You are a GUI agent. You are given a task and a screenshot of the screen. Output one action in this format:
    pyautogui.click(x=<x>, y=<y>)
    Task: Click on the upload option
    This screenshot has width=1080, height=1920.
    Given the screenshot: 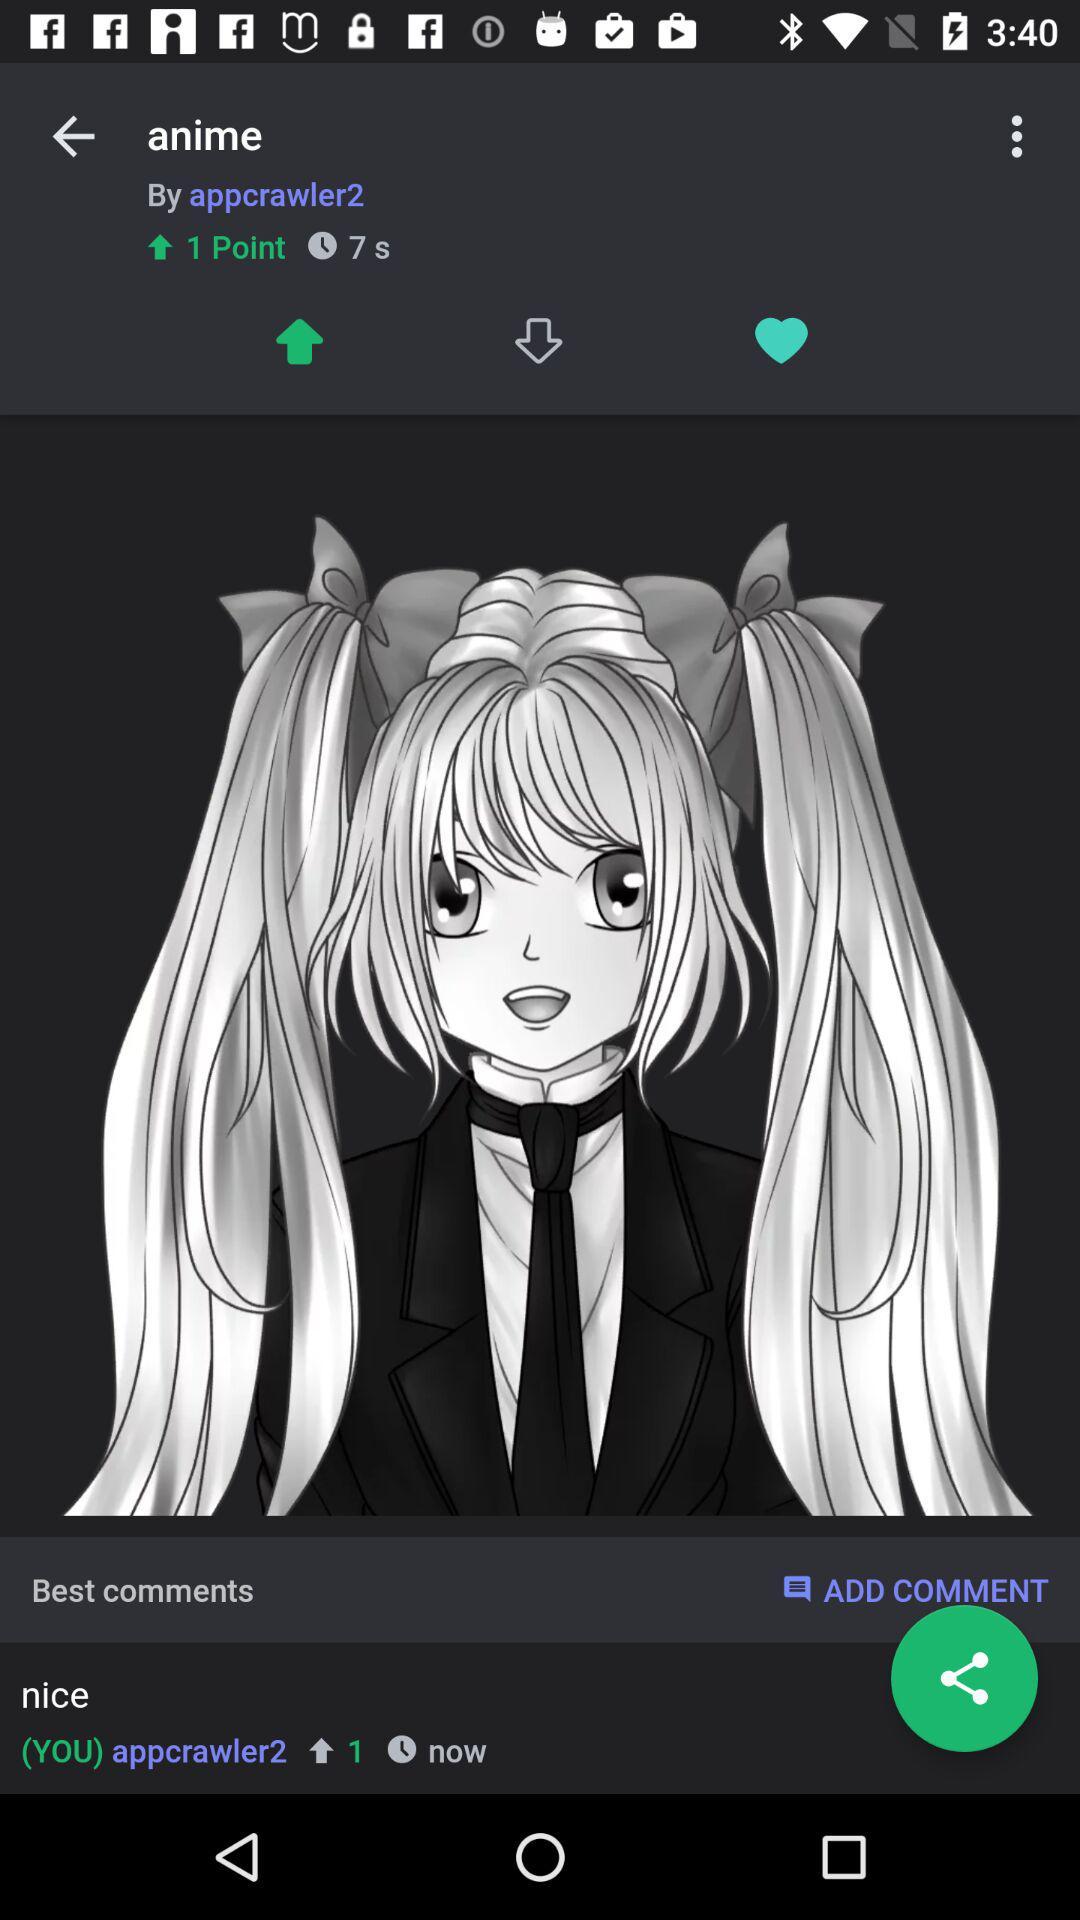 What is the action you would take?
    pyautogui.click(x=298, y=341)
    